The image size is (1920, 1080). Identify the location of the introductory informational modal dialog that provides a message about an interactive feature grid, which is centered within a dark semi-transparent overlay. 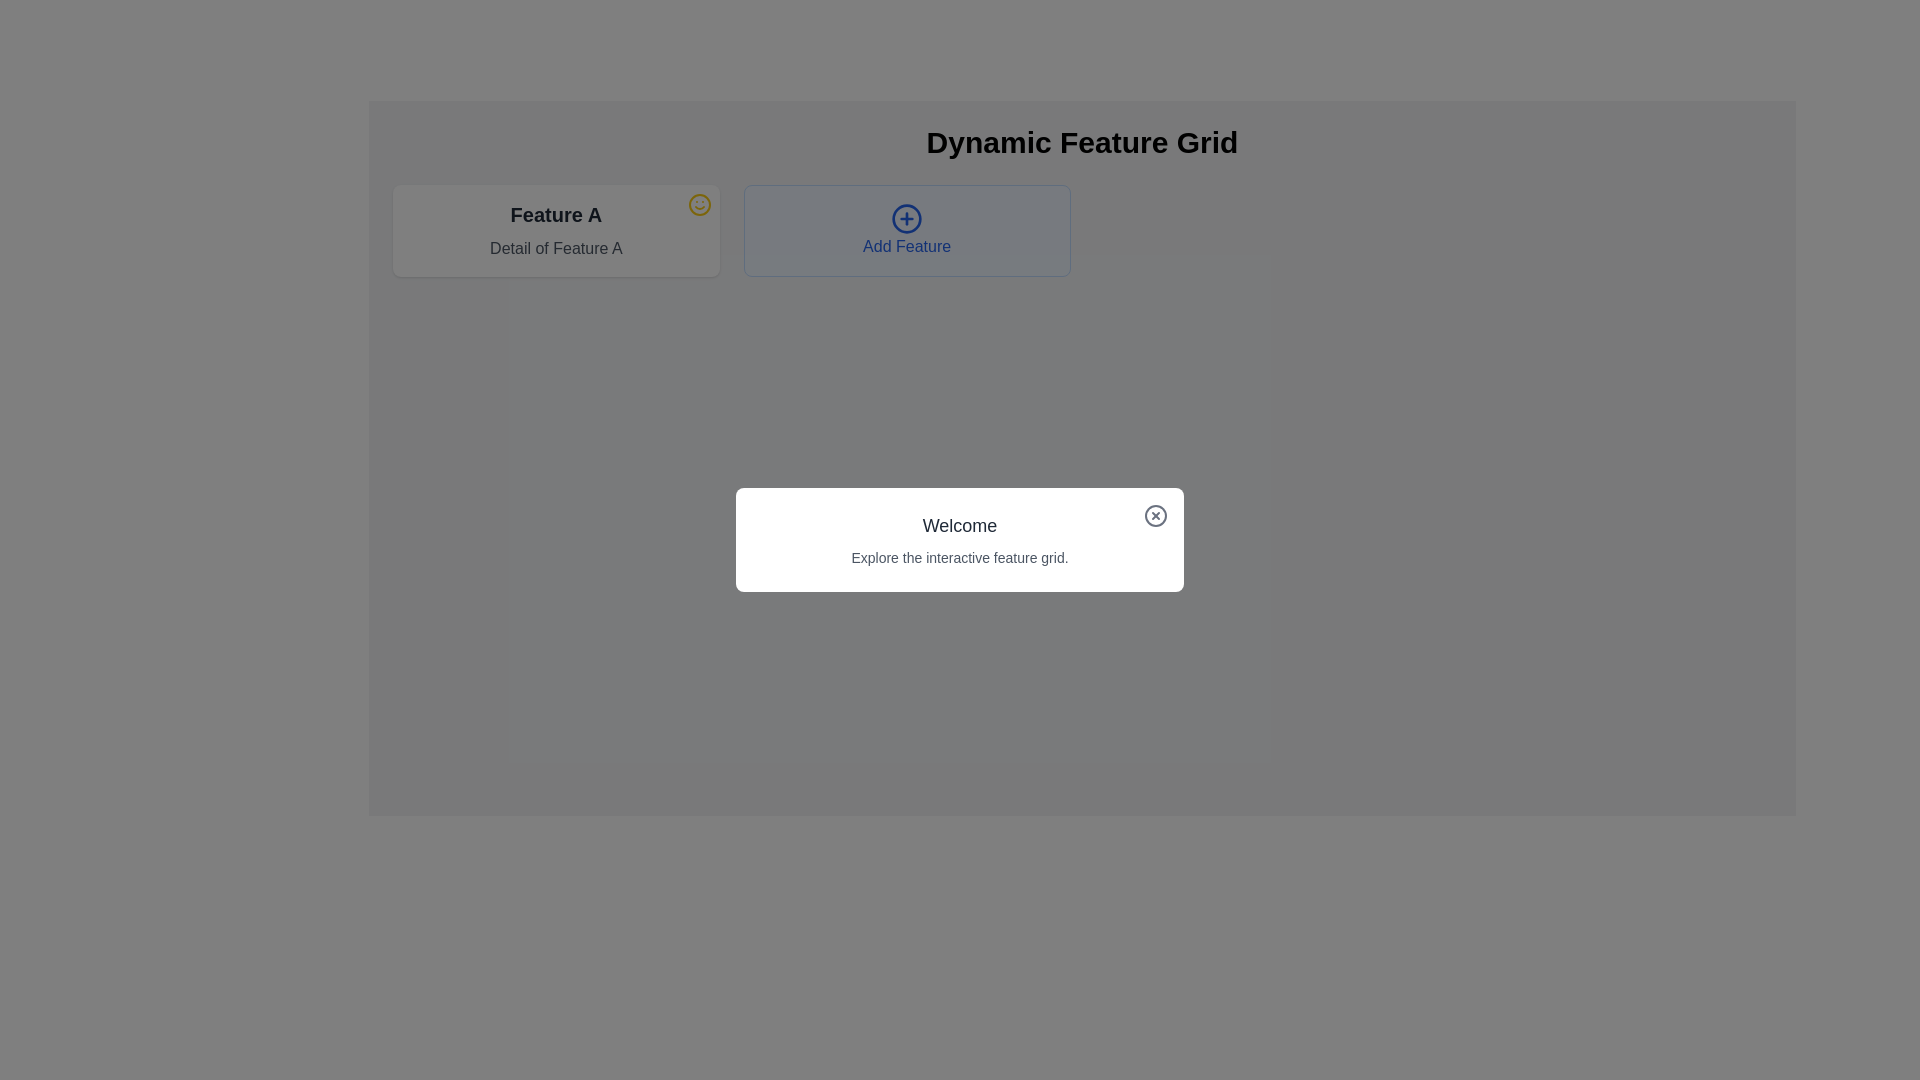
(960, 540).